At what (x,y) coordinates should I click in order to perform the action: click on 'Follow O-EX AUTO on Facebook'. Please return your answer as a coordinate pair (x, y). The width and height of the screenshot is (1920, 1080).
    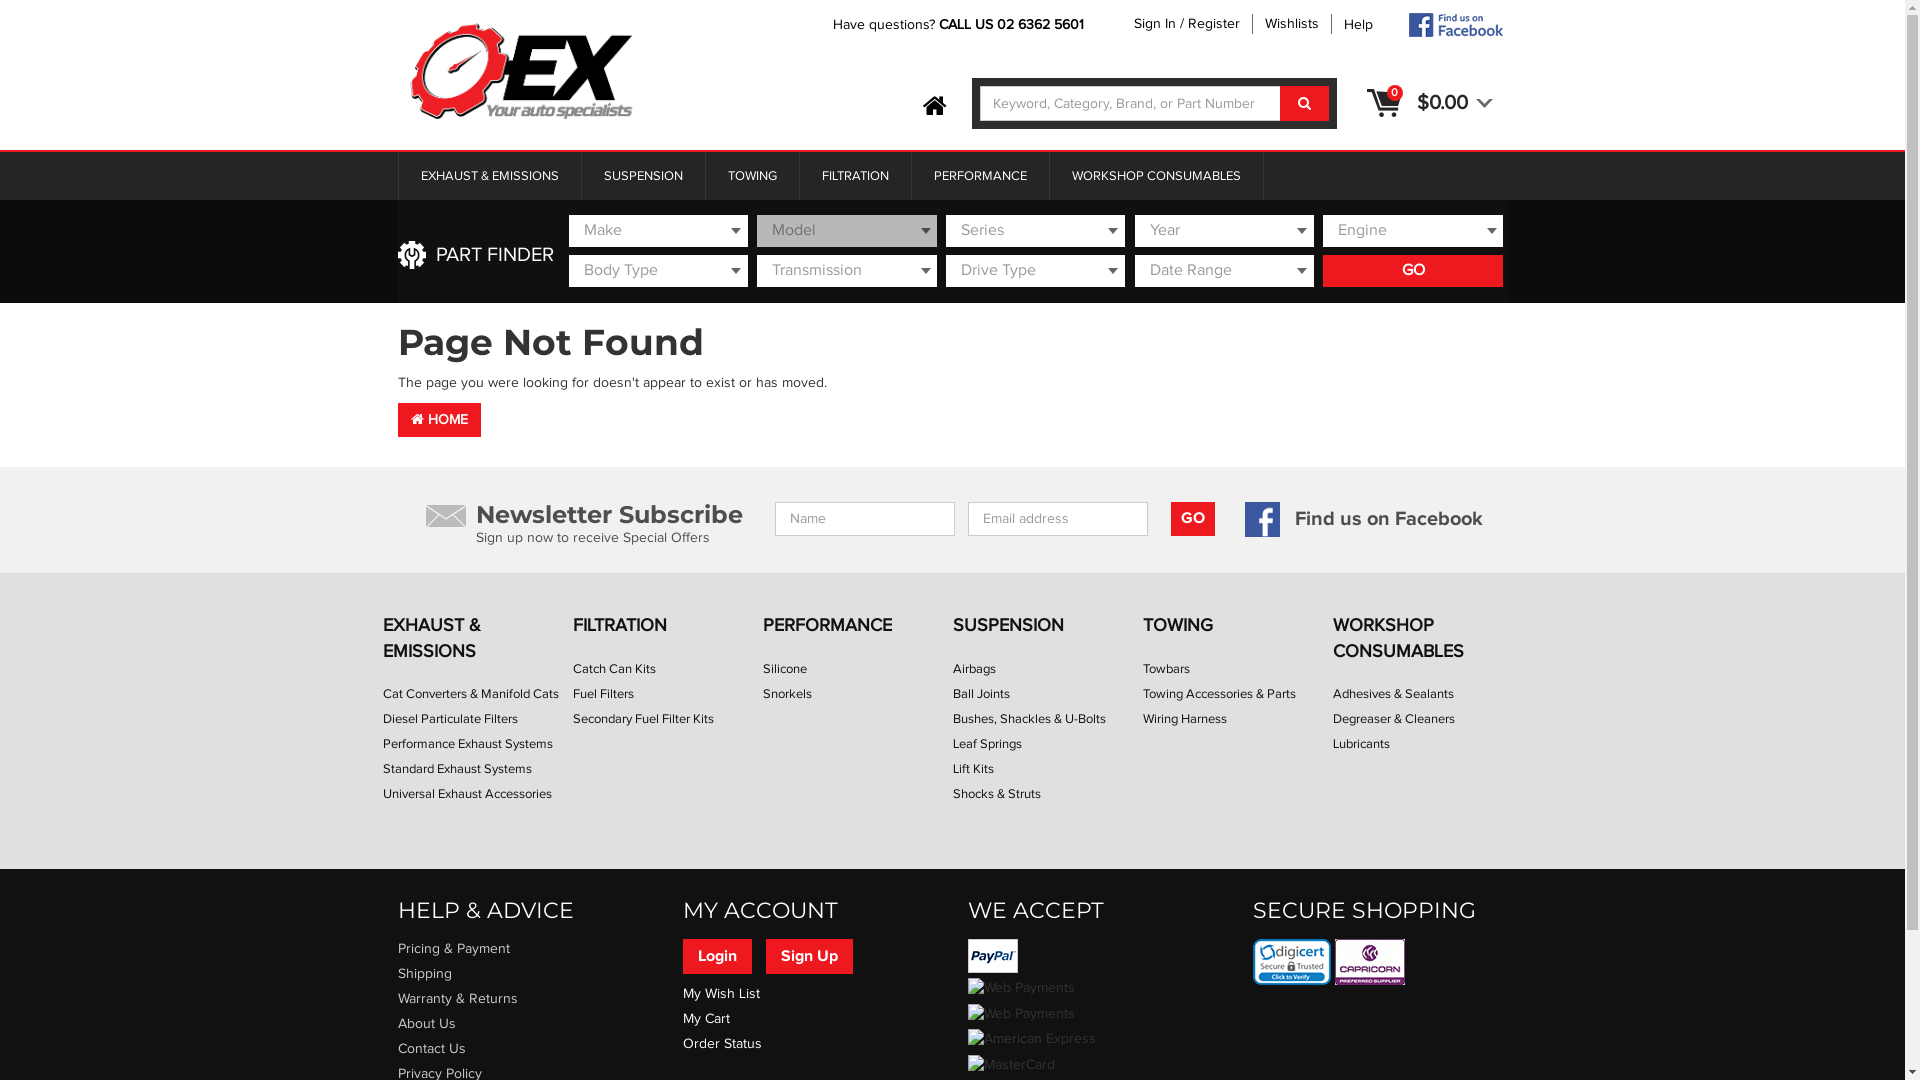
    Looking at the image, I should click on (1454, 24).